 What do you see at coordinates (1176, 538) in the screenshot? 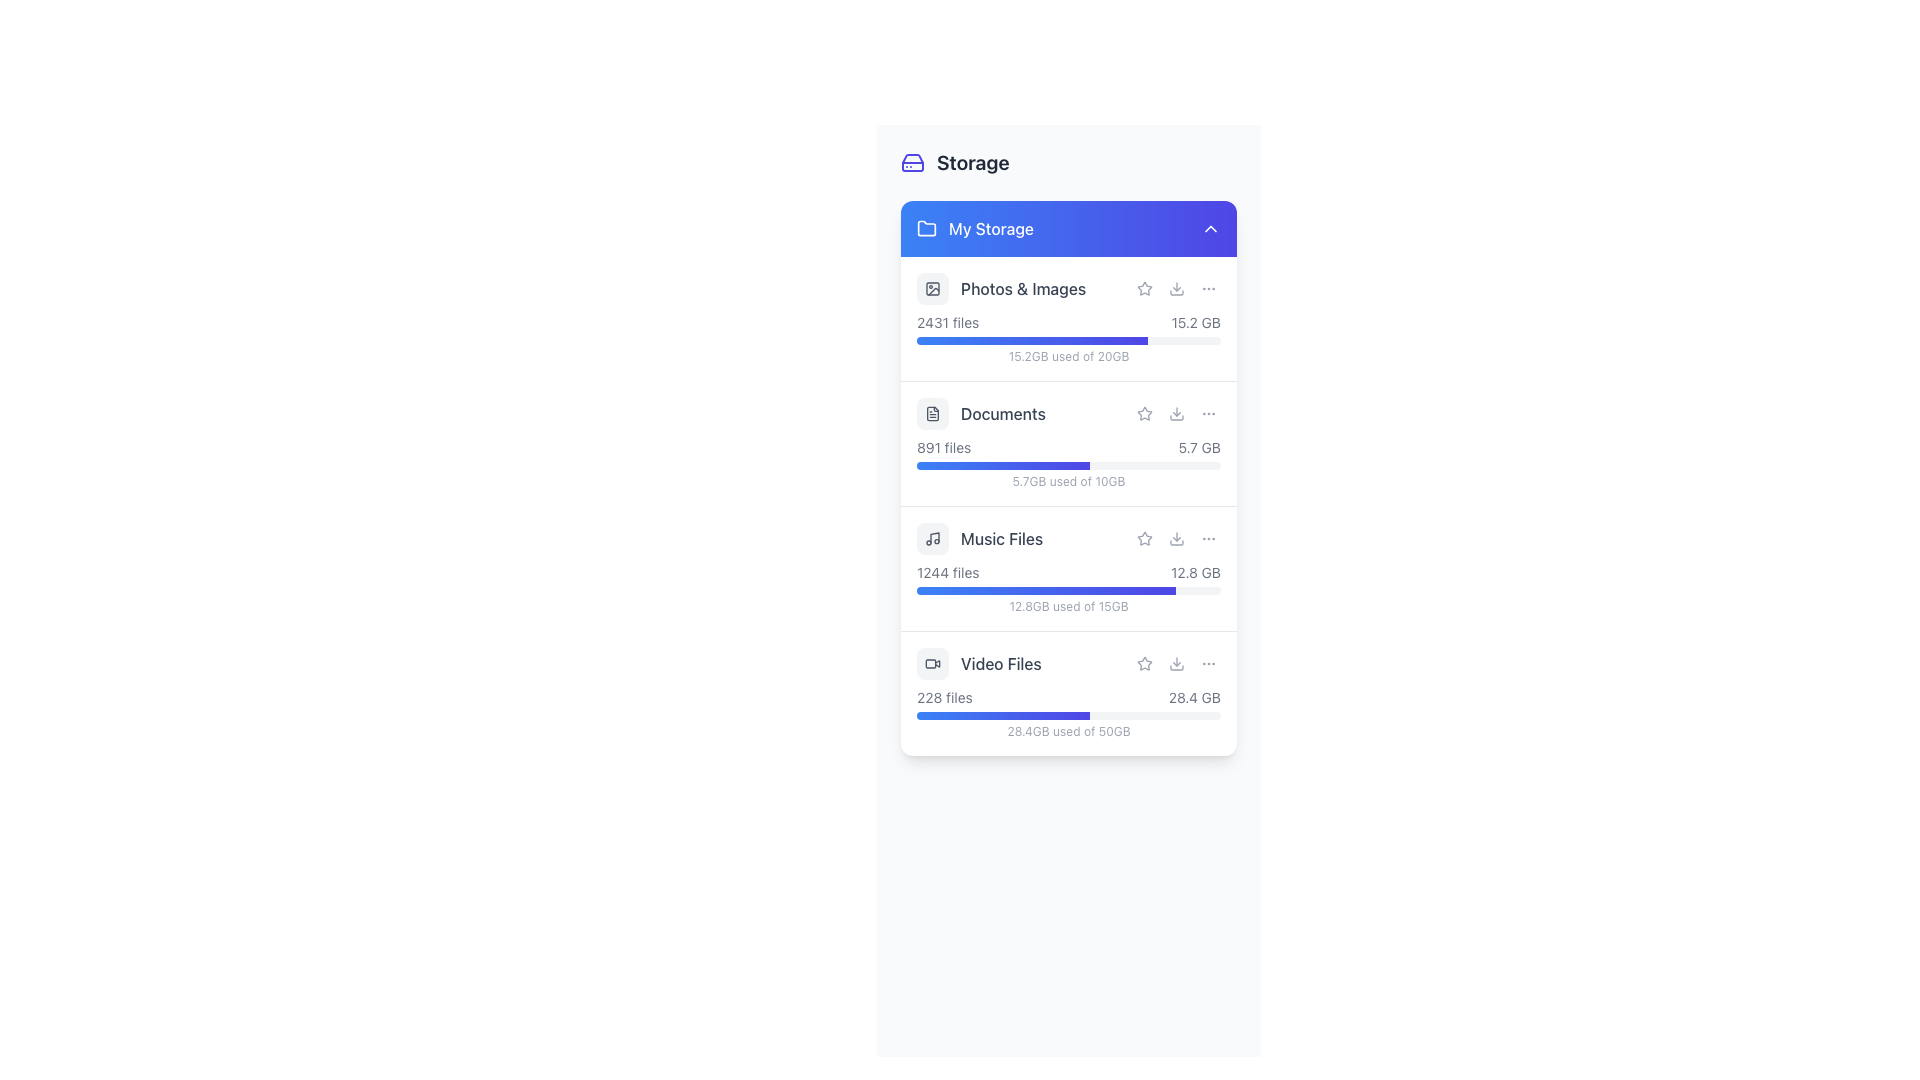
I see `the second clickable icon button` at bounding box center [1176, 538].